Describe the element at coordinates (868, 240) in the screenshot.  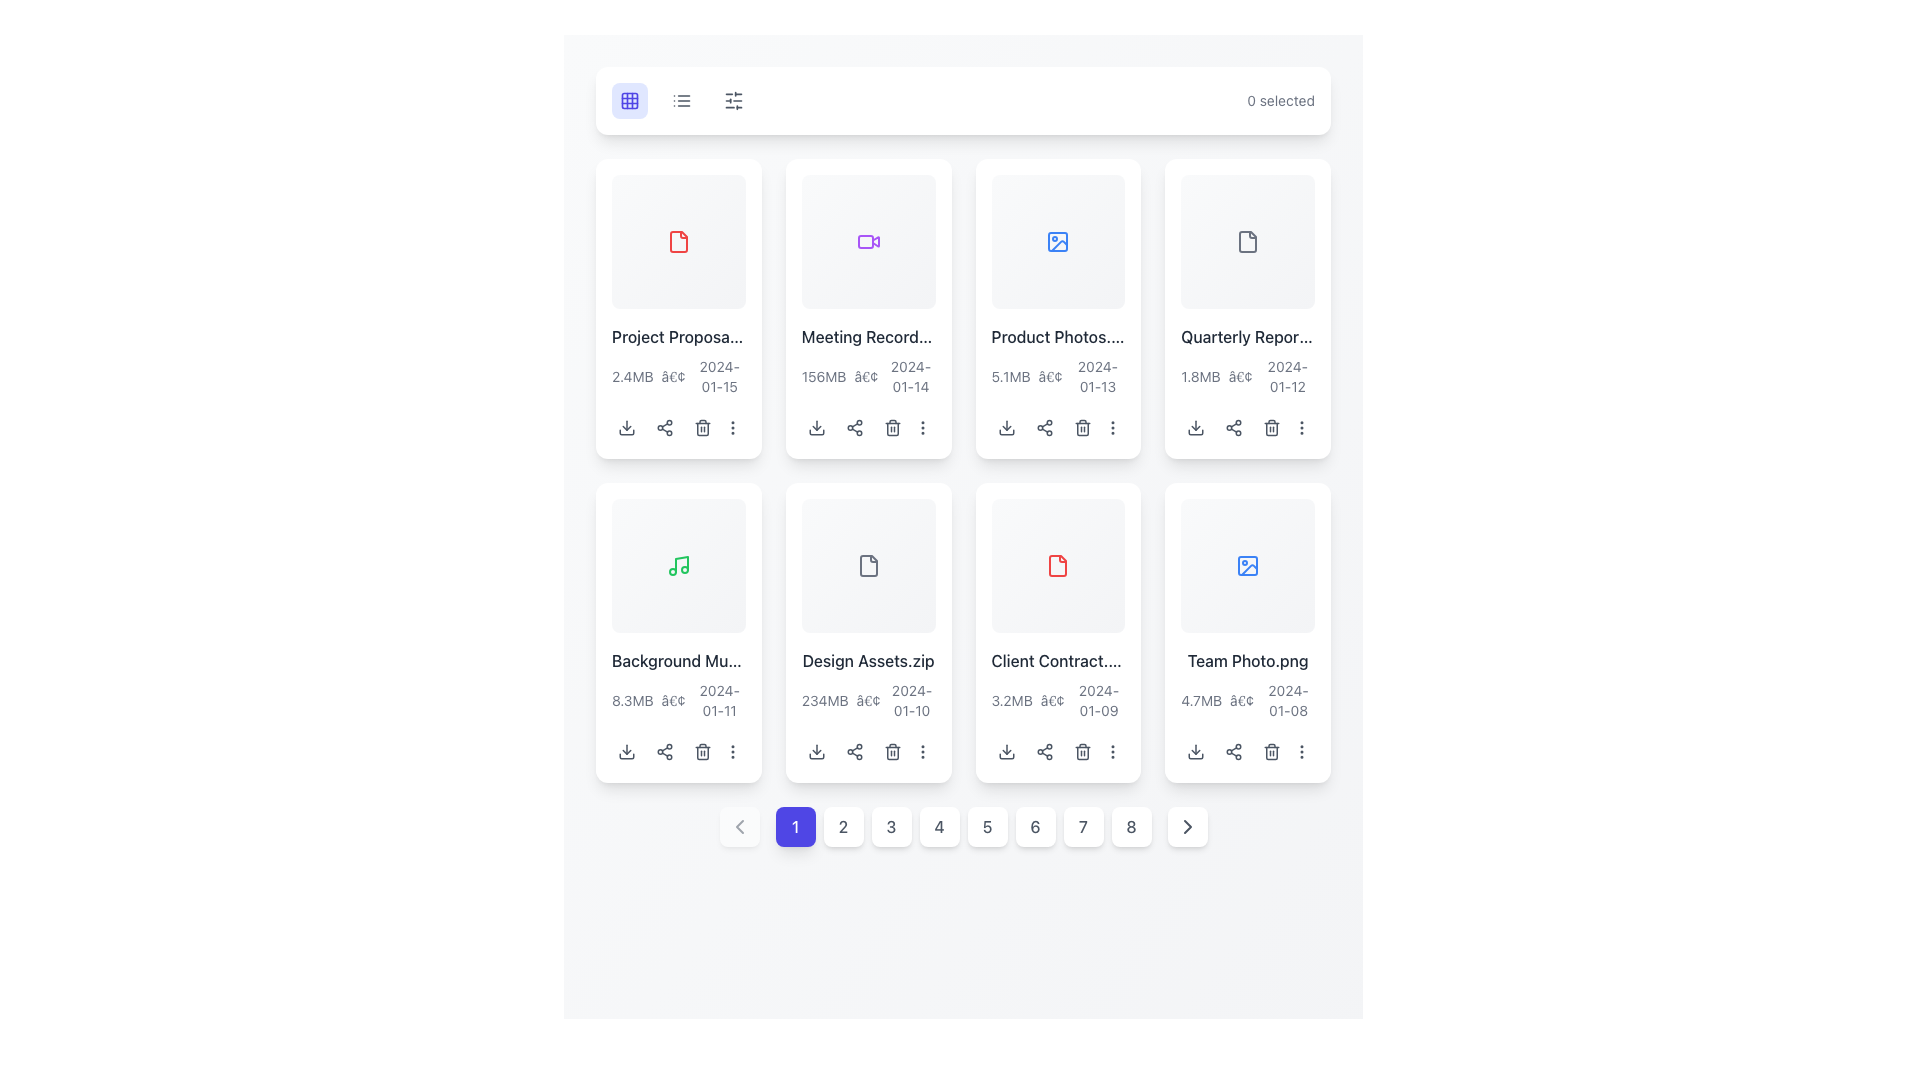
I see `the purple video camera icon located in the upper right part of the grid layout of cards, specifically in the second column of the first row, which is enclosed in a square card titled 'Meeting Record...'` at that location.